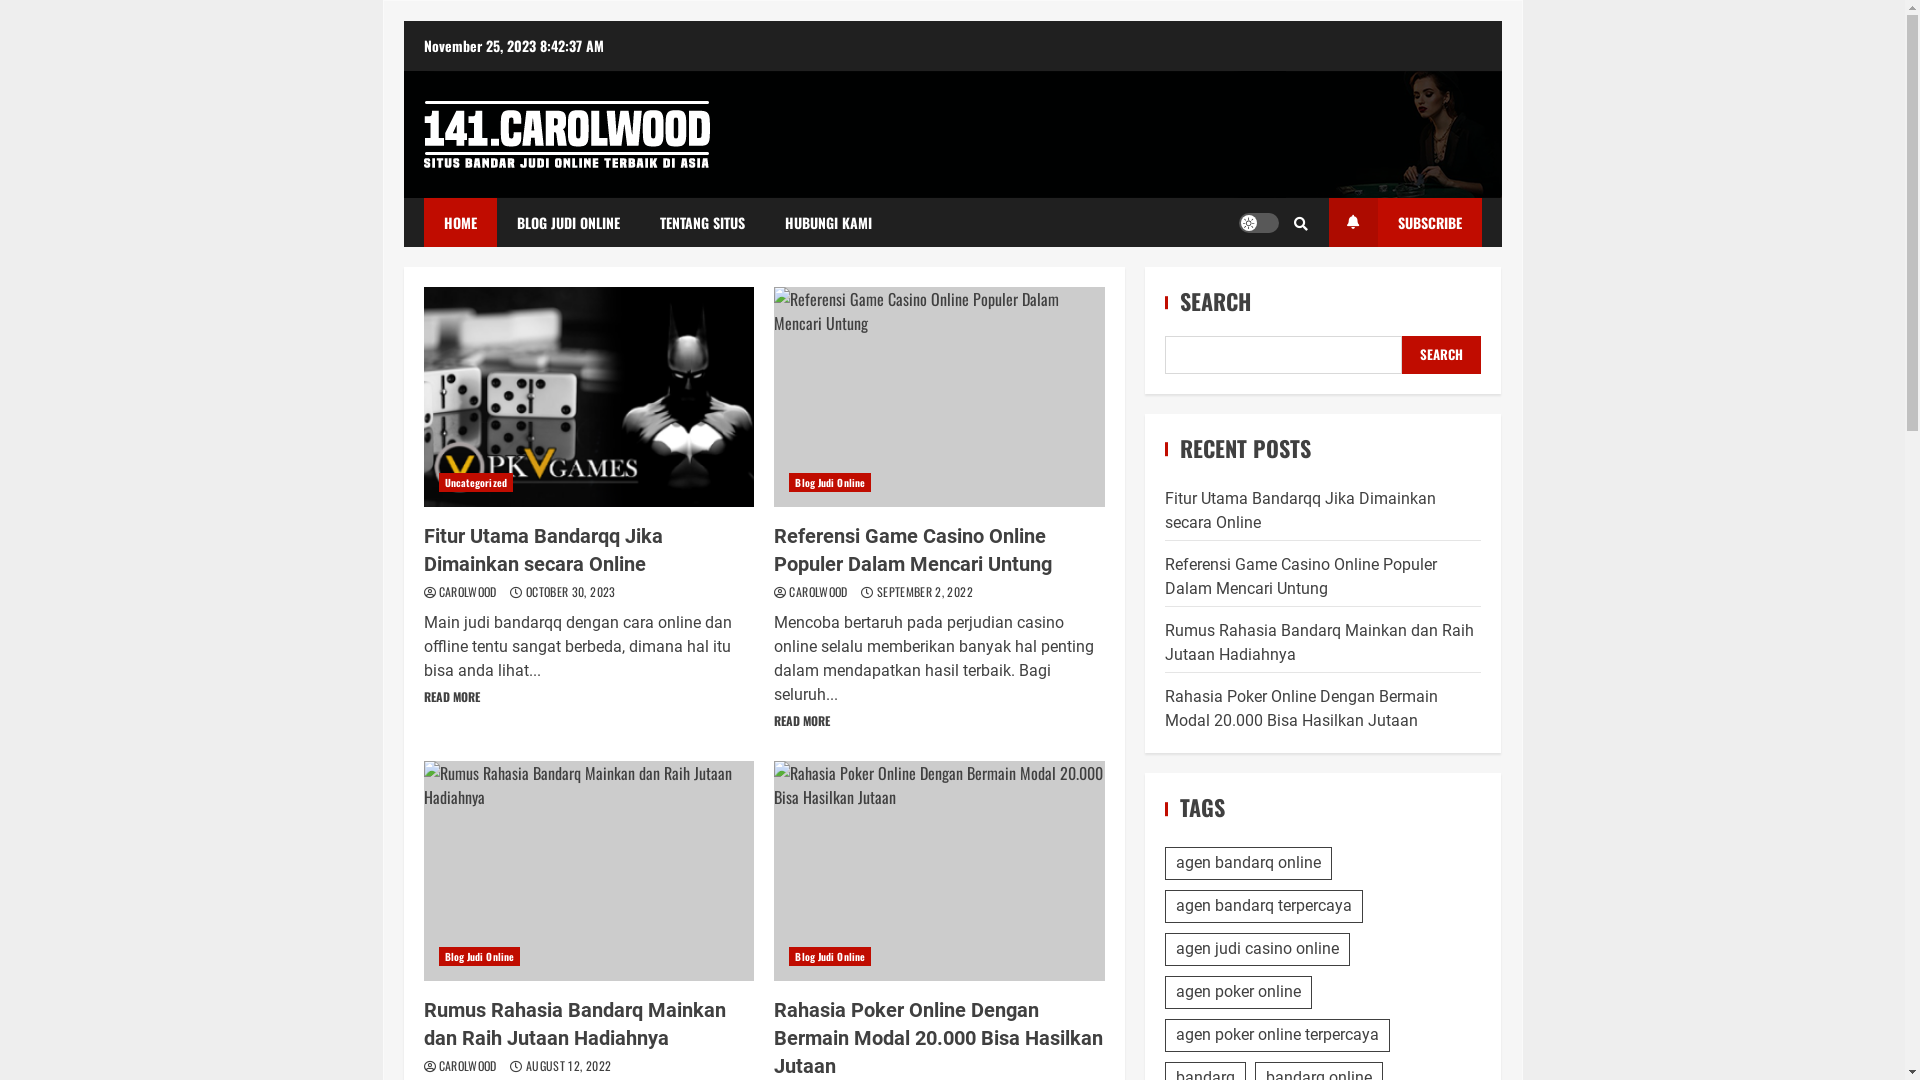 The width and height of the screenshot is (1920, 1080). What do you see at coordinates (474, 482) in the screenshot?
I see `'Uncategorized'` at bounding box center [474, 482].